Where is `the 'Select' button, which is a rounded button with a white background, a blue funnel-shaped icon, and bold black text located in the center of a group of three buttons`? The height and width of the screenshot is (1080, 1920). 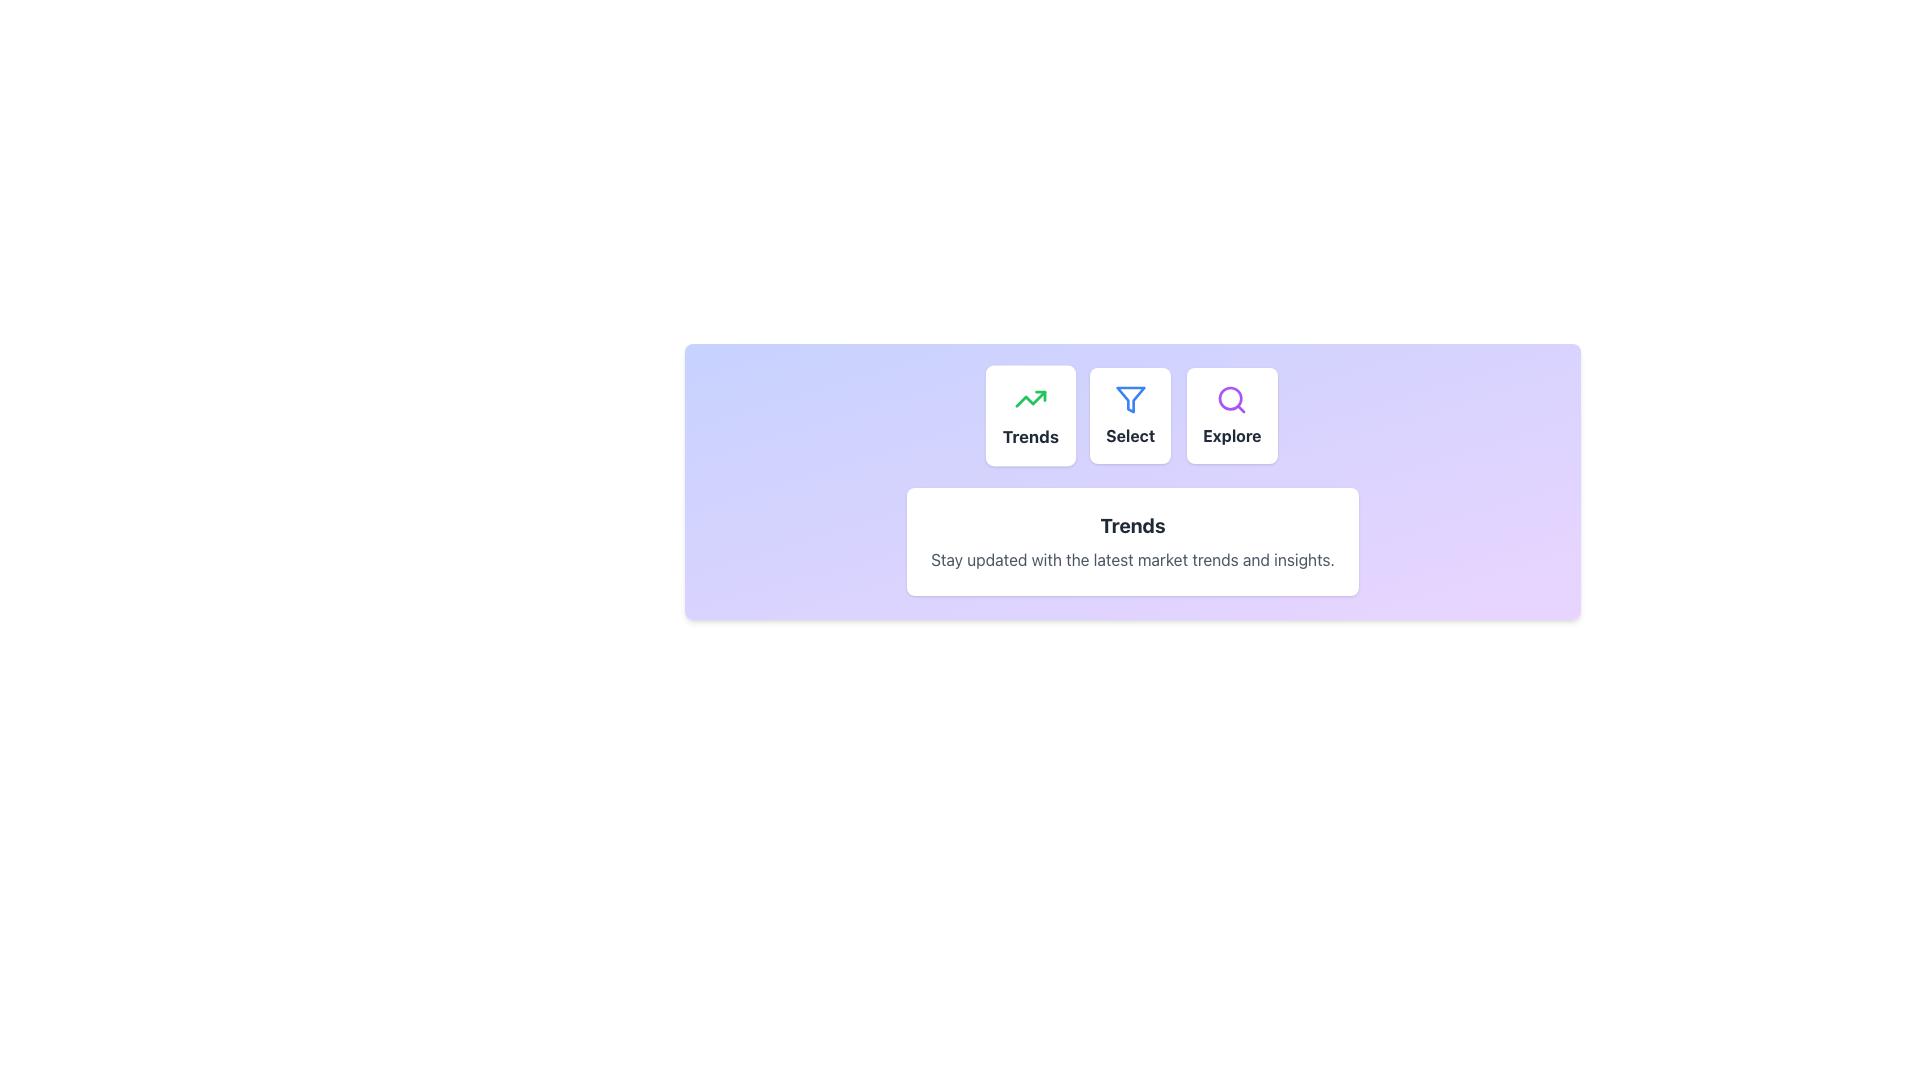 the 'Select' button, which is a rounded button with a white background, a blue funnel-shaped icon, and bold black text located in the center of a group of three buttons is located at coordinates (1130, 415).